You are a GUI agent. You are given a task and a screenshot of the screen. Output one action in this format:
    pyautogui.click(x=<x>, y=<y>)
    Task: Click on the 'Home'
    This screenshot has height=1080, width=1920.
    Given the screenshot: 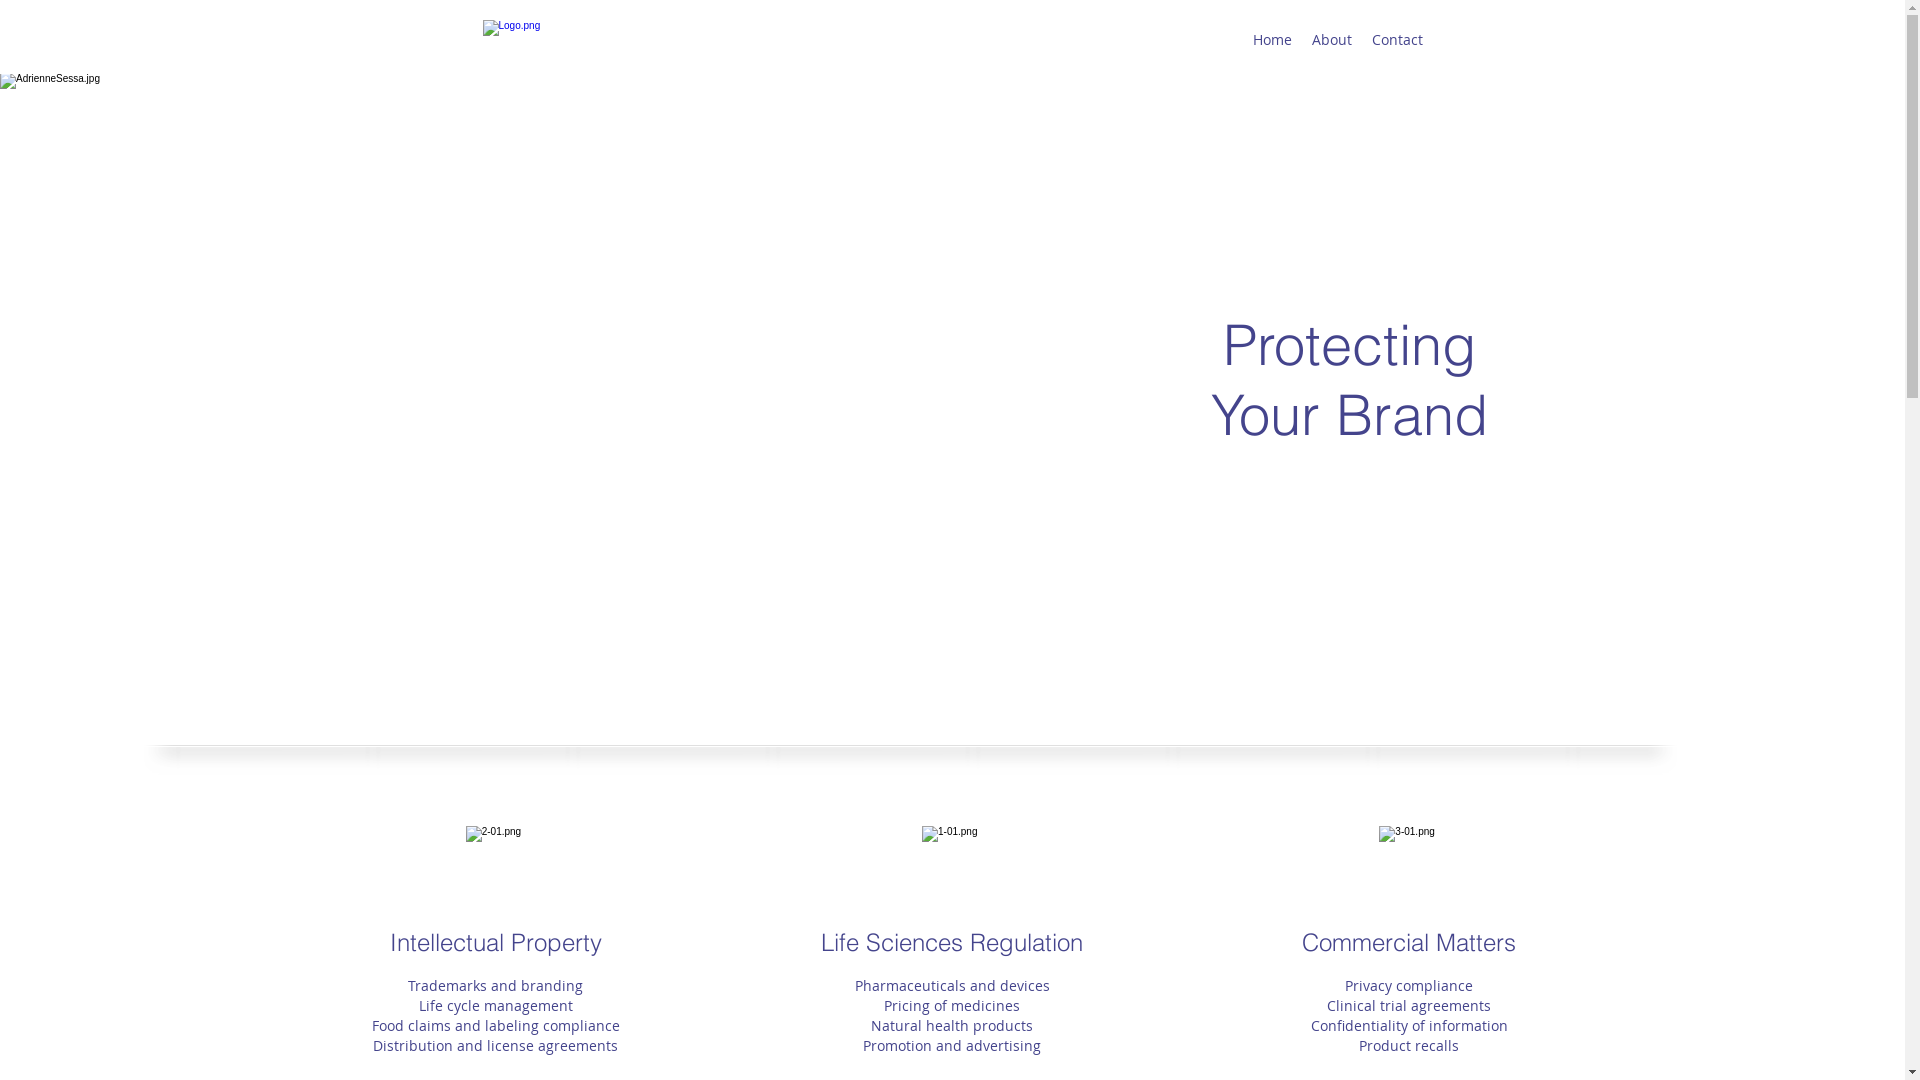 What is the action you would take?
    pyautogui.click(x=1270, y=39)
    